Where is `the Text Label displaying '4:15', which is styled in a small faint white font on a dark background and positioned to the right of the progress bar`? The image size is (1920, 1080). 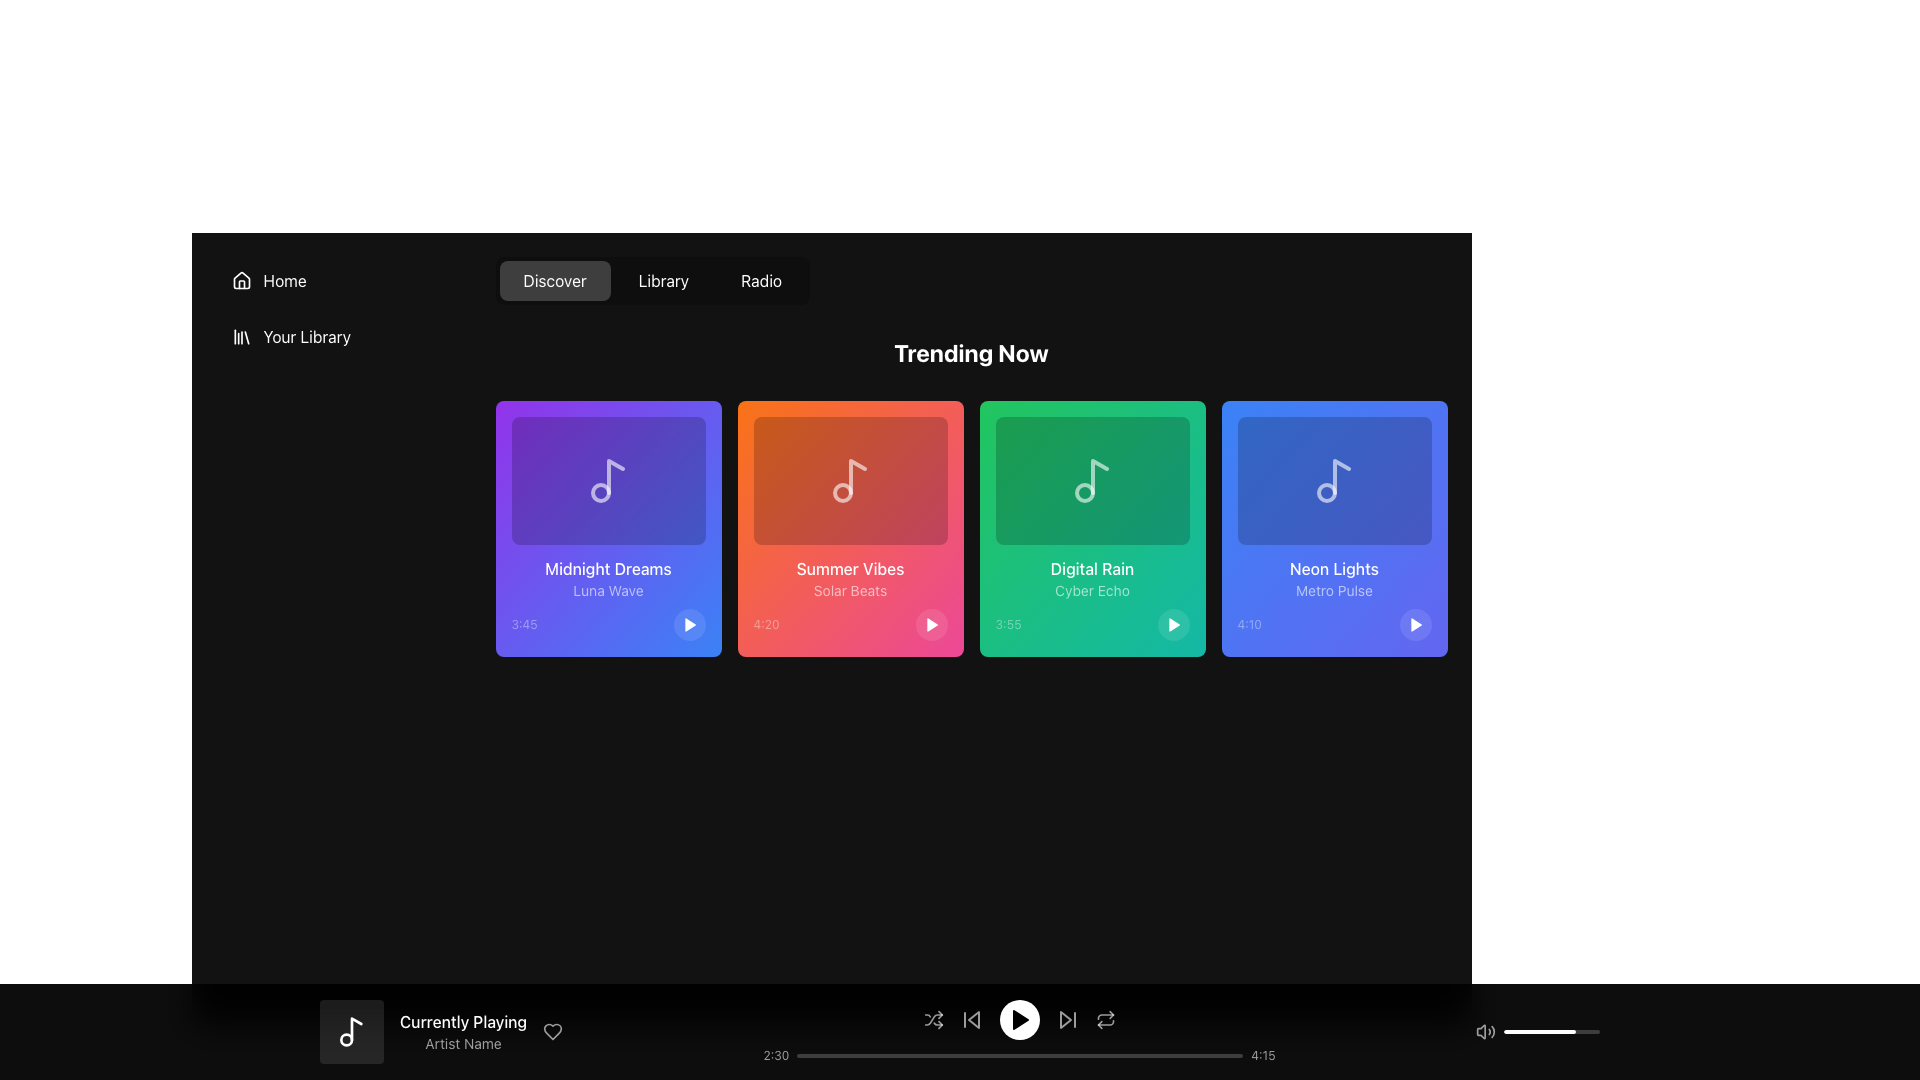
the Text Label displaying '4:15', which is styled in a small faint white font on a dark background and positioned to the right of the progress bar is located at coordinates (1262, 1055).